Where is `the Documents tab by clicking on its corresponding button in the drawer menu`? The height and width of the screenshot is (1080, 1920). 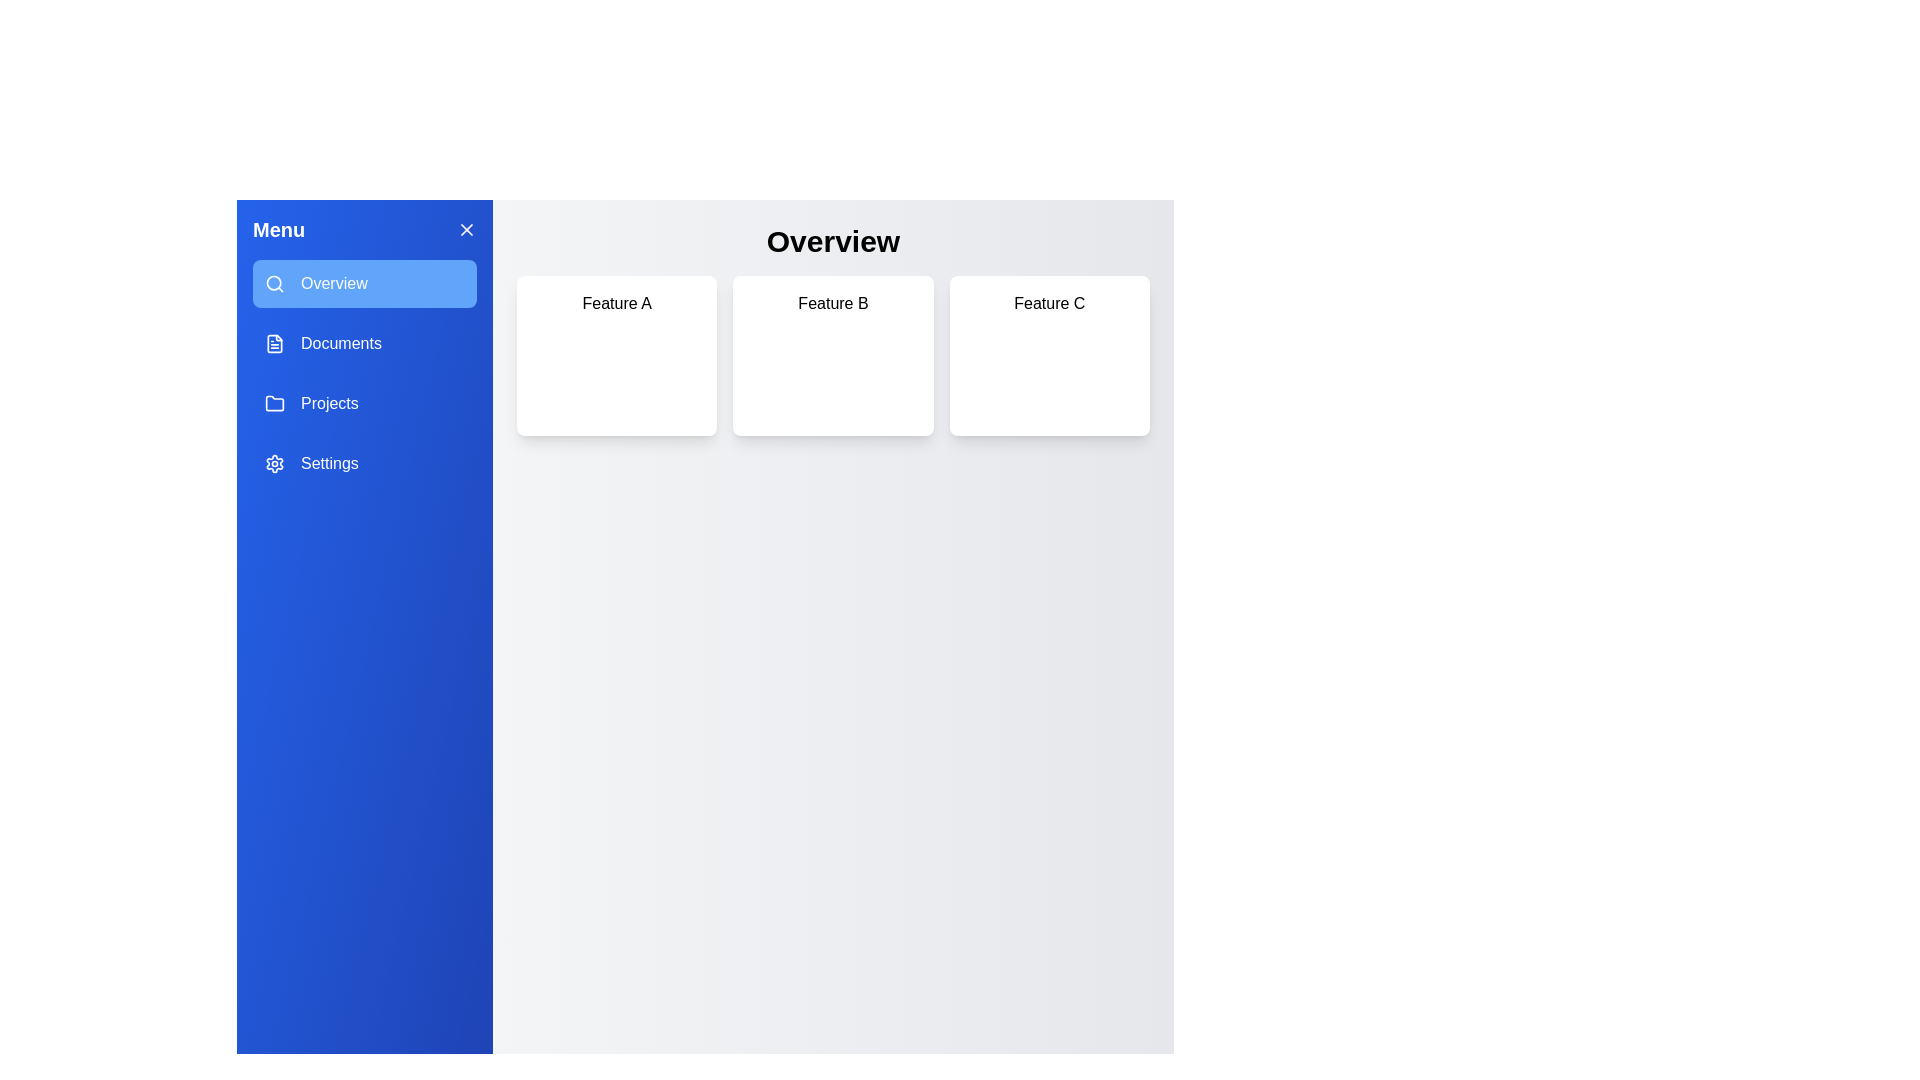
the Documents tab by clicking on its corresponding button in the drawer menu is located at coordinates (364, 342).